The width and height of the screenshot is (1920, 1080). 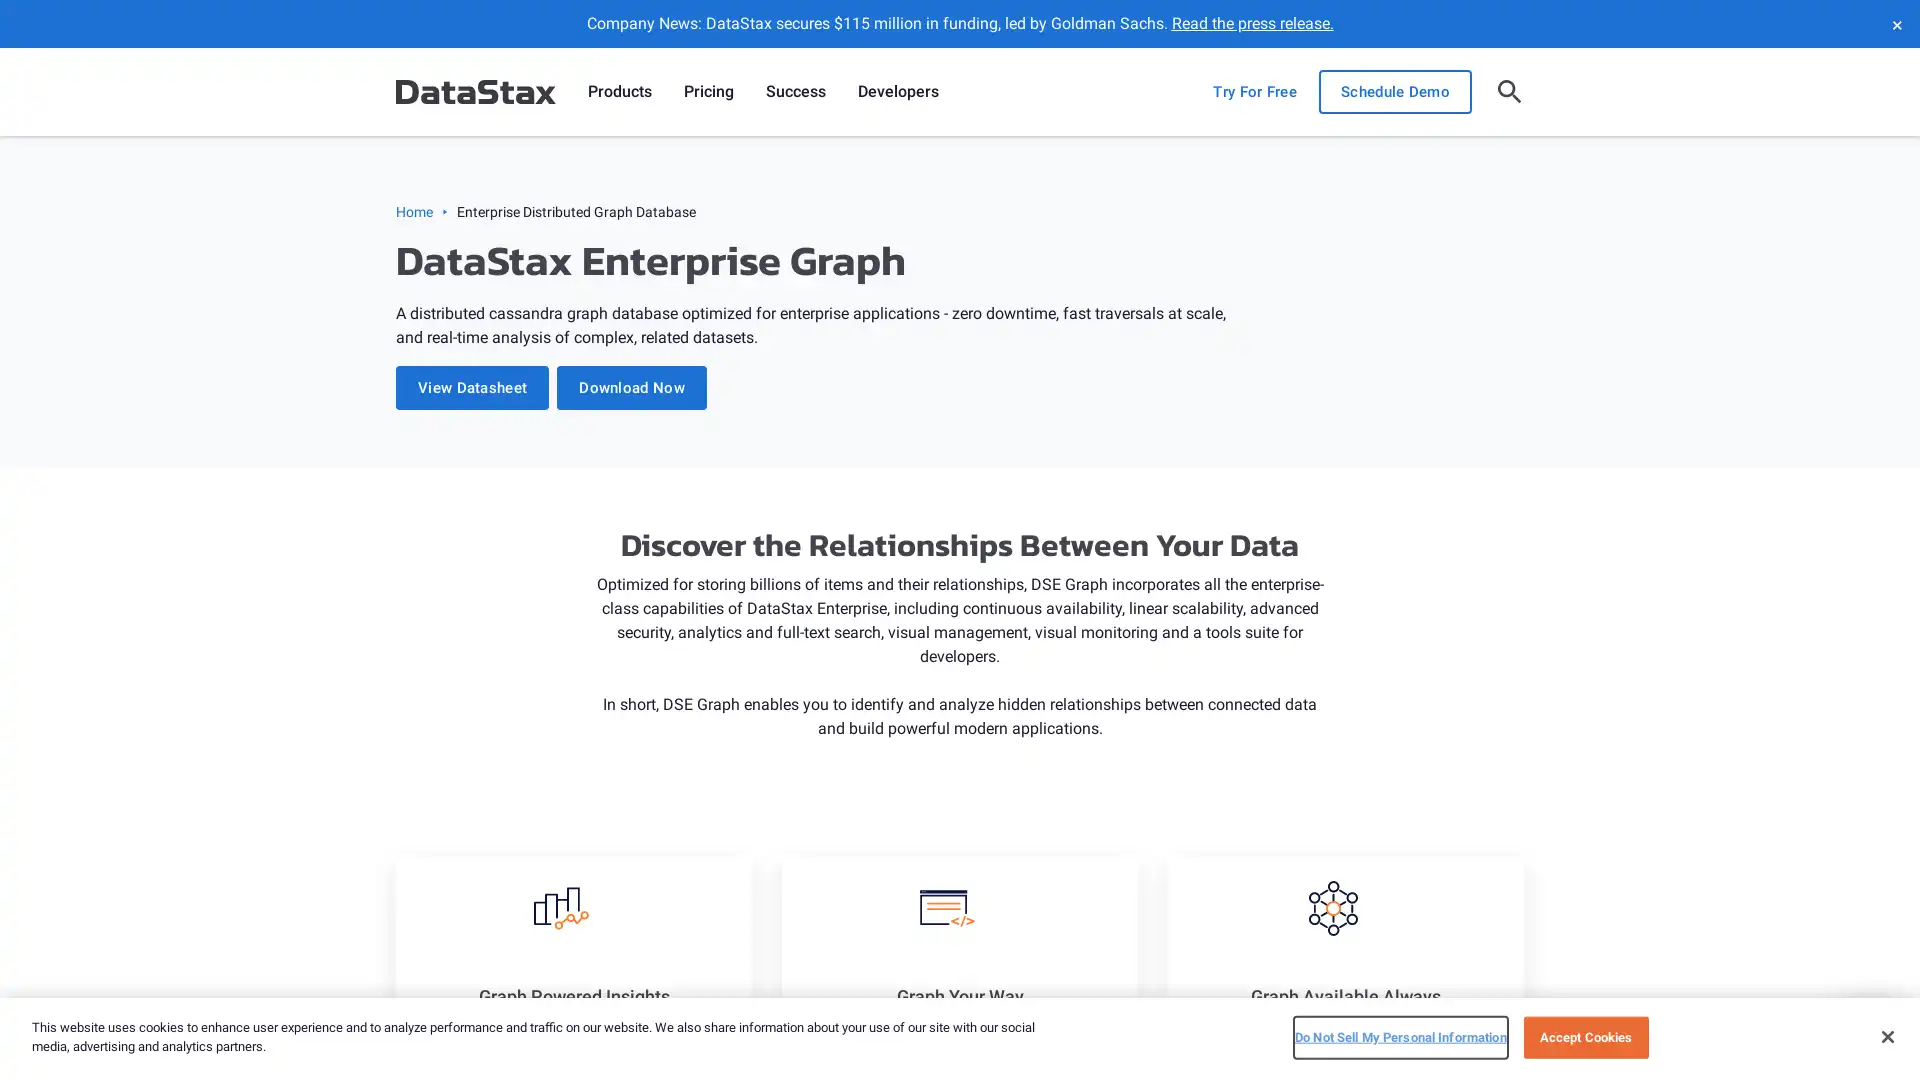 I want to click on Open Intercom Messenger, so click(x=1869, y=1029).